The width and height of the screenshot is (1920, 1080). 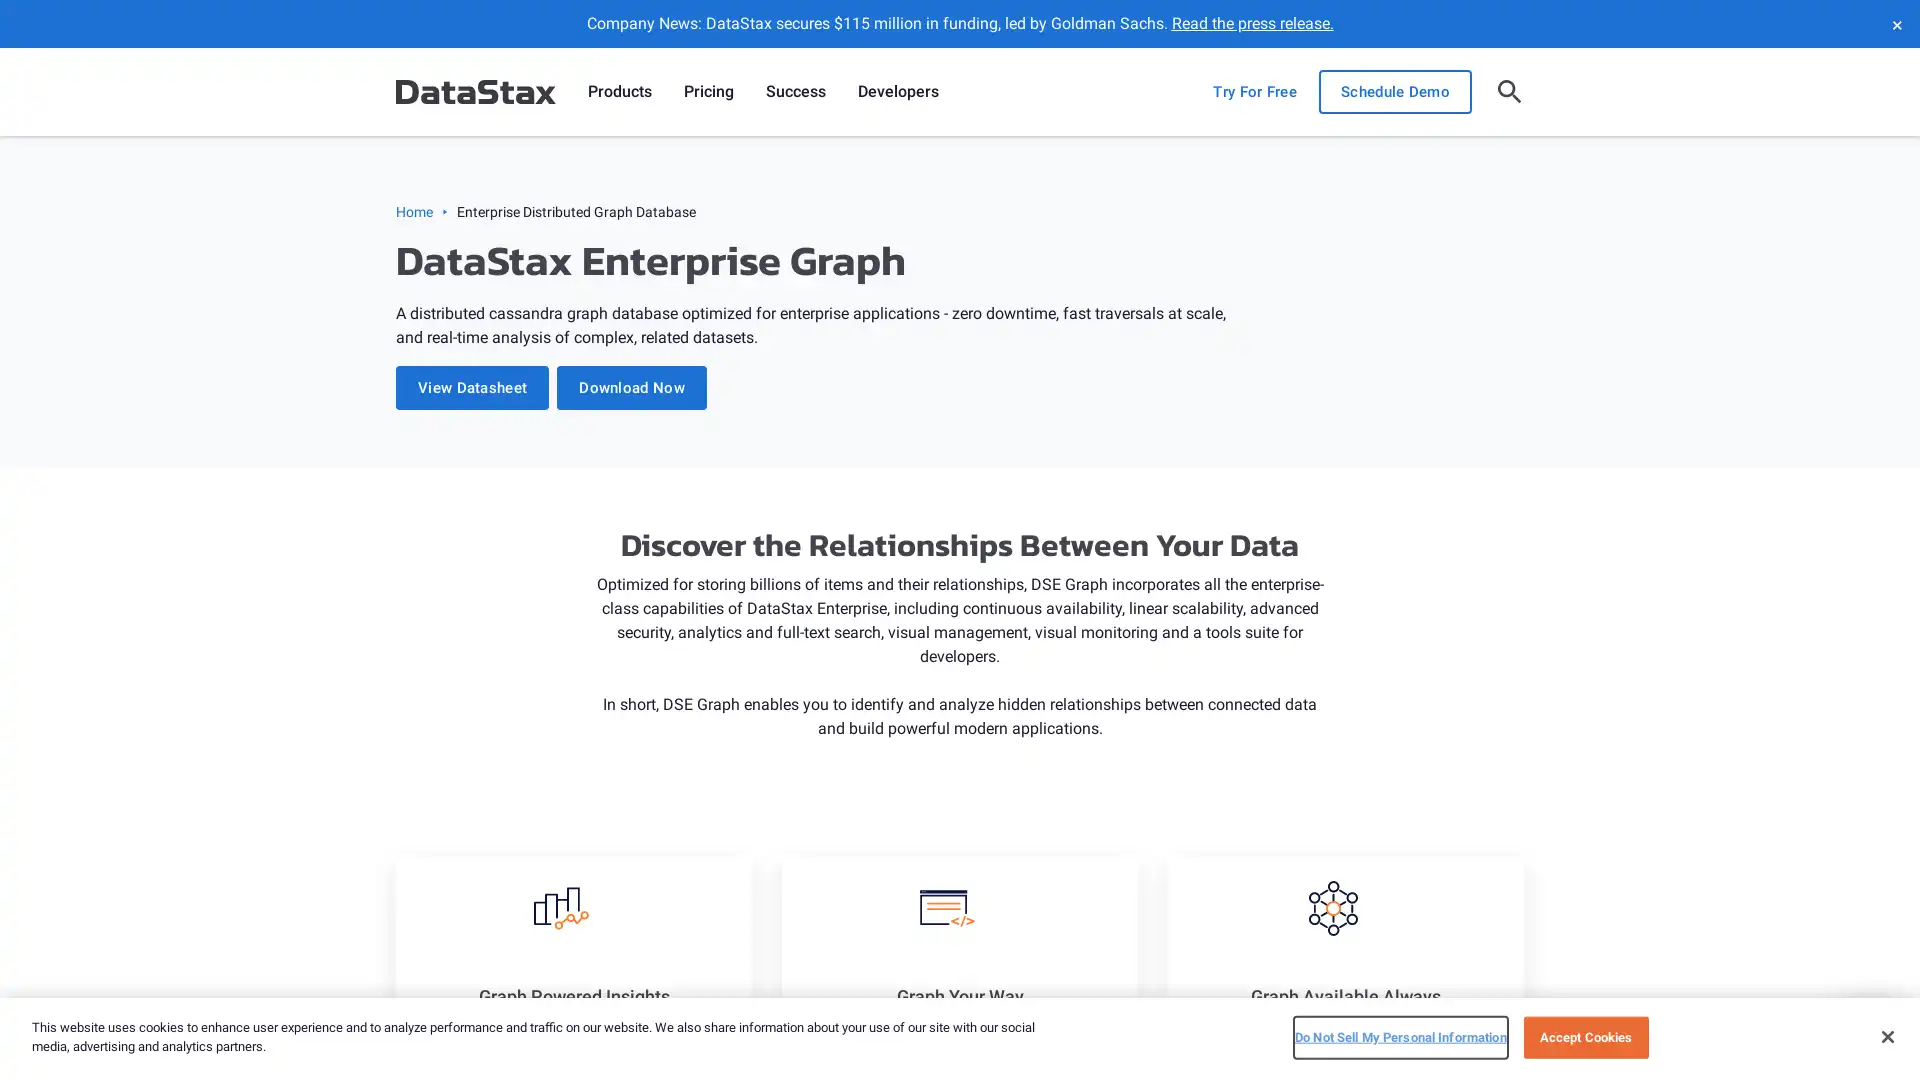 I want to click on Open Intercom Messenger, so click(x=1869, y=1029).